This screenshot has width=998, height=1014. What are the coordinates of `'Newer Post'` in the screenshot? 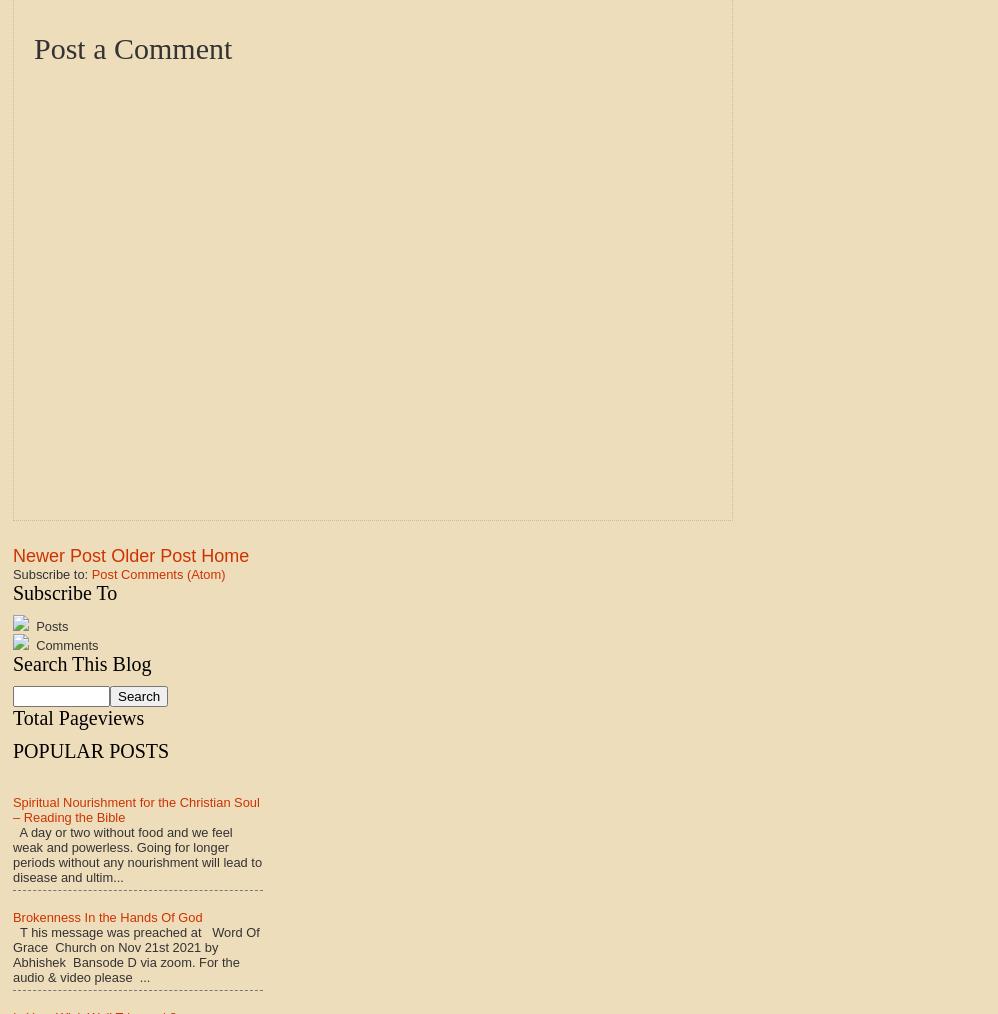 It's located at (58, 553).